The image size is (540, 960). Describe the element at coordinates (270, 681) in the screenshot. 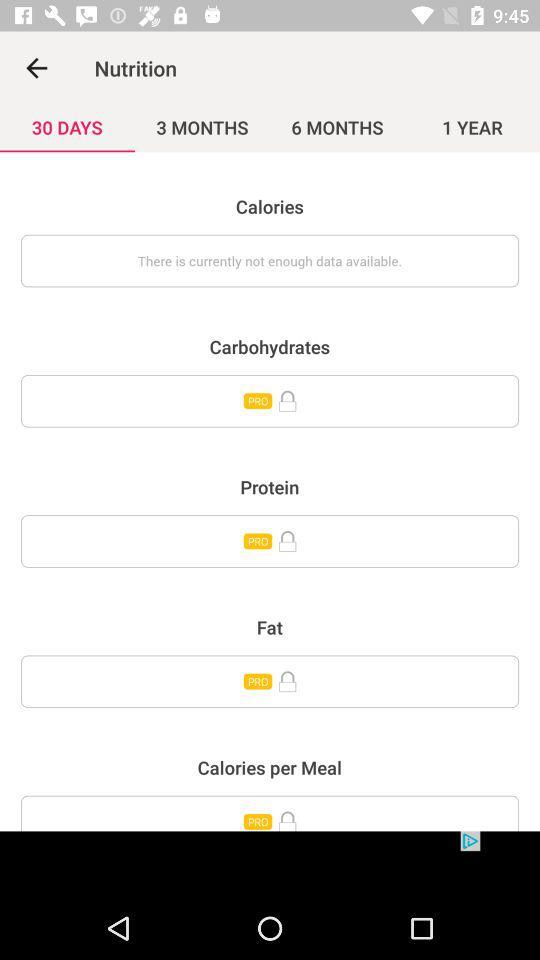

I see `amount of ingested fat` at that location.